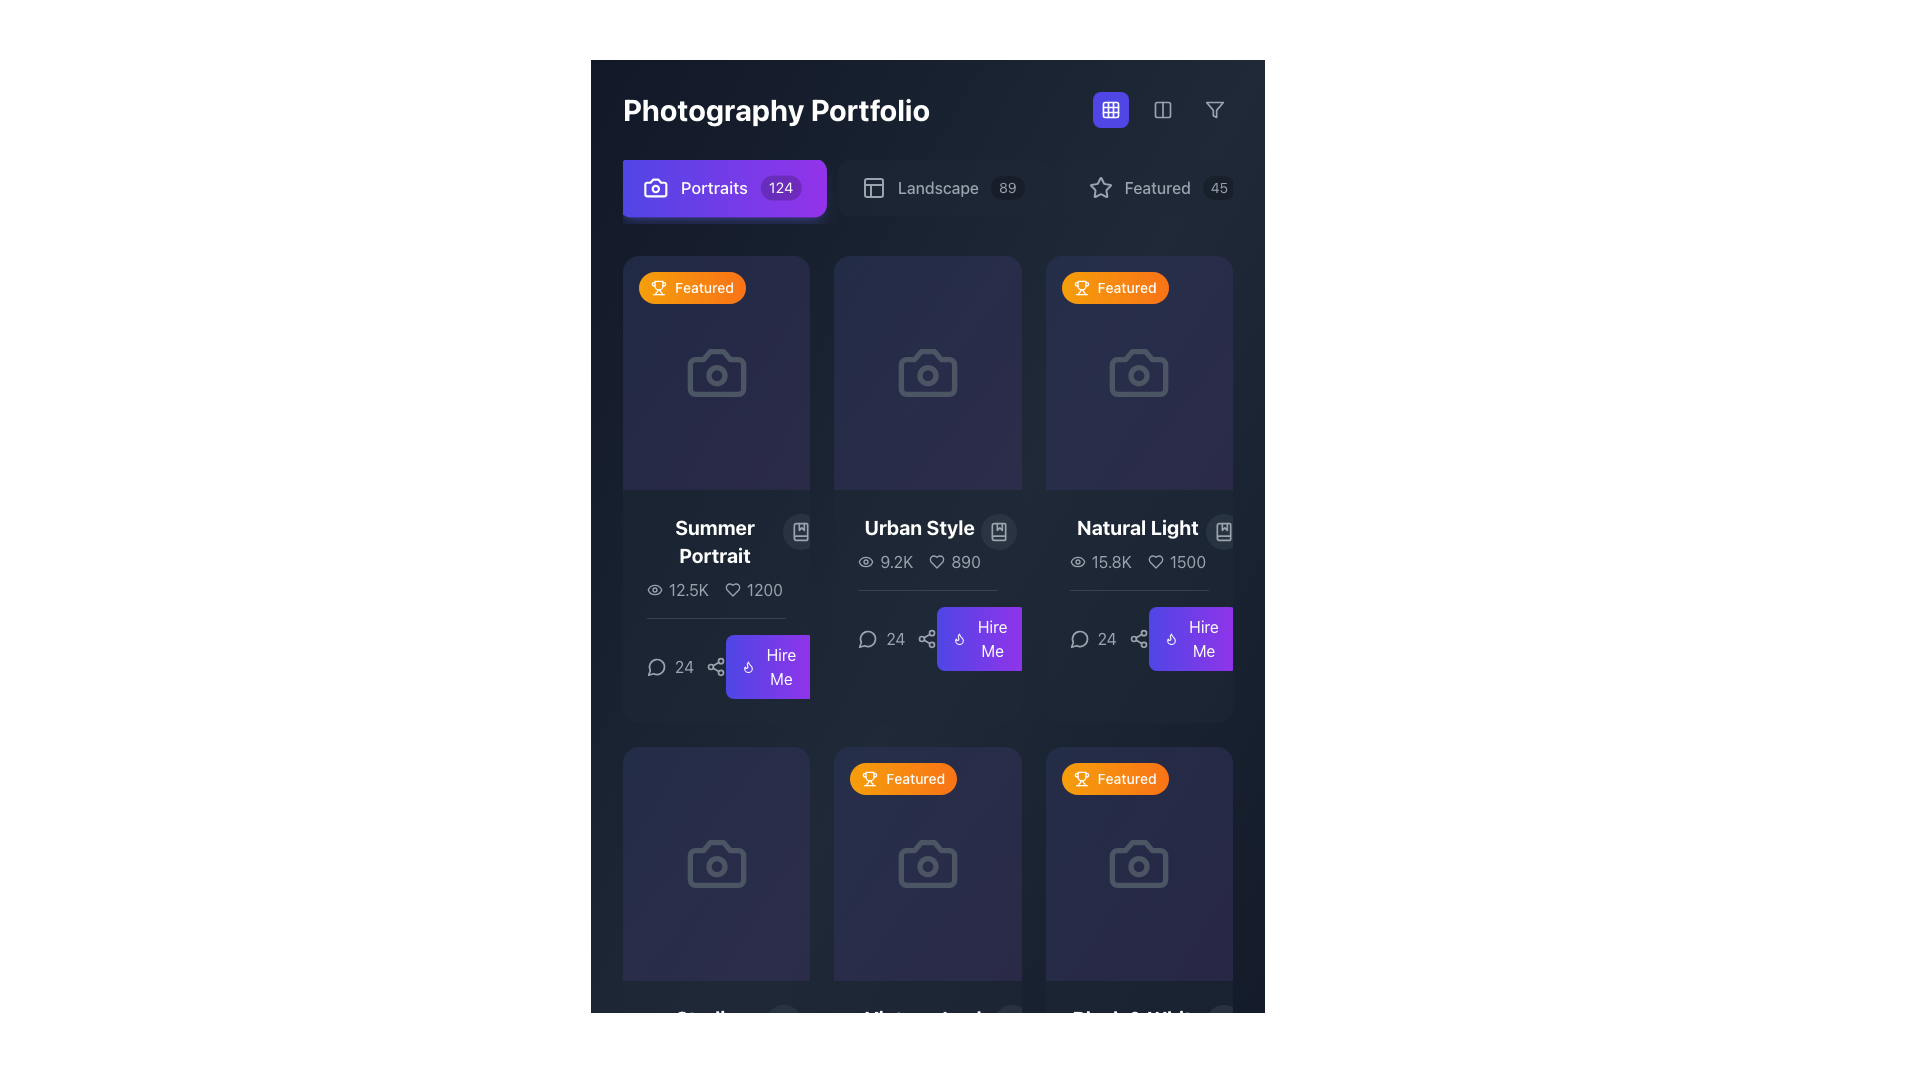  What do you see at coordinates (1076, 562) in the screenshot?
I see `the visibility toggle icon located below the 'Natural Light' card title in the action icons group` at bounding box center [1076, 562].